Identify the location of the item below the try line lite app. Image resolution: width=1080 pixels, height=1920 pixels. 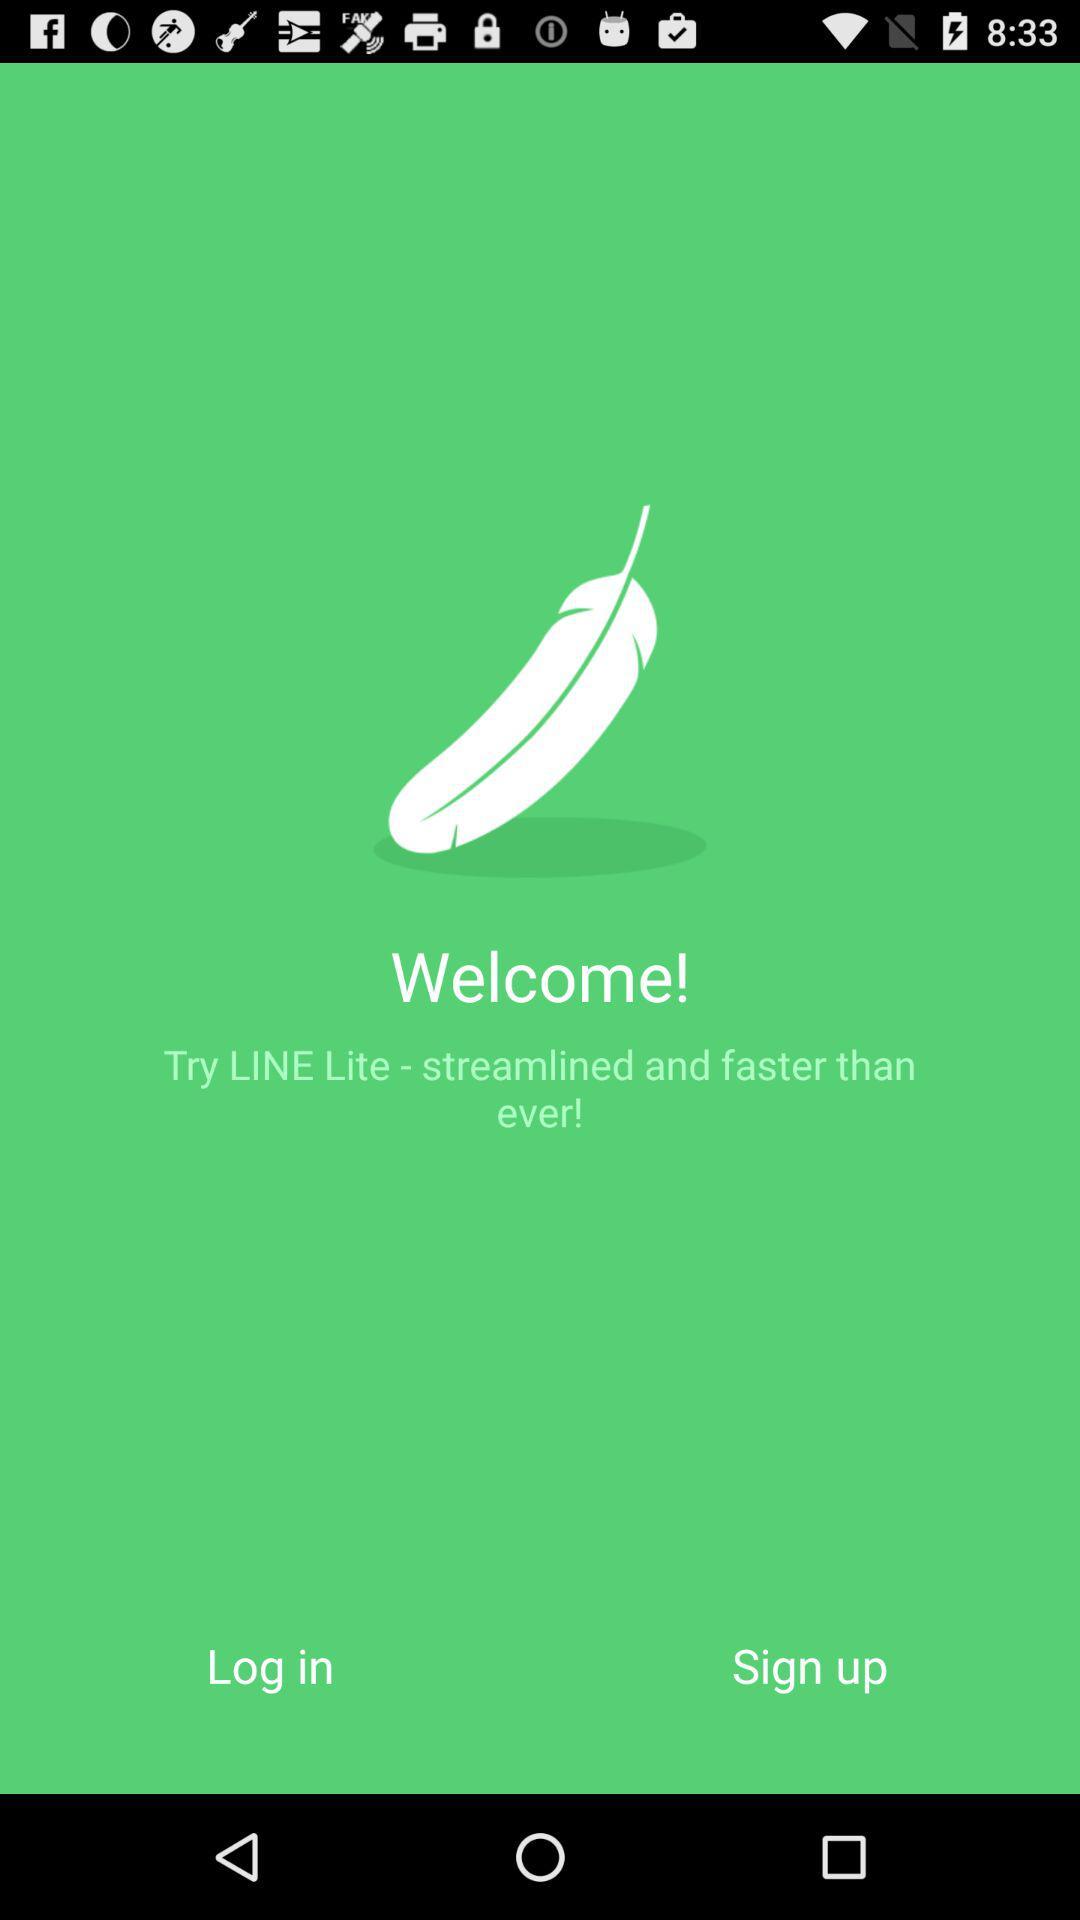
(270, 1665).